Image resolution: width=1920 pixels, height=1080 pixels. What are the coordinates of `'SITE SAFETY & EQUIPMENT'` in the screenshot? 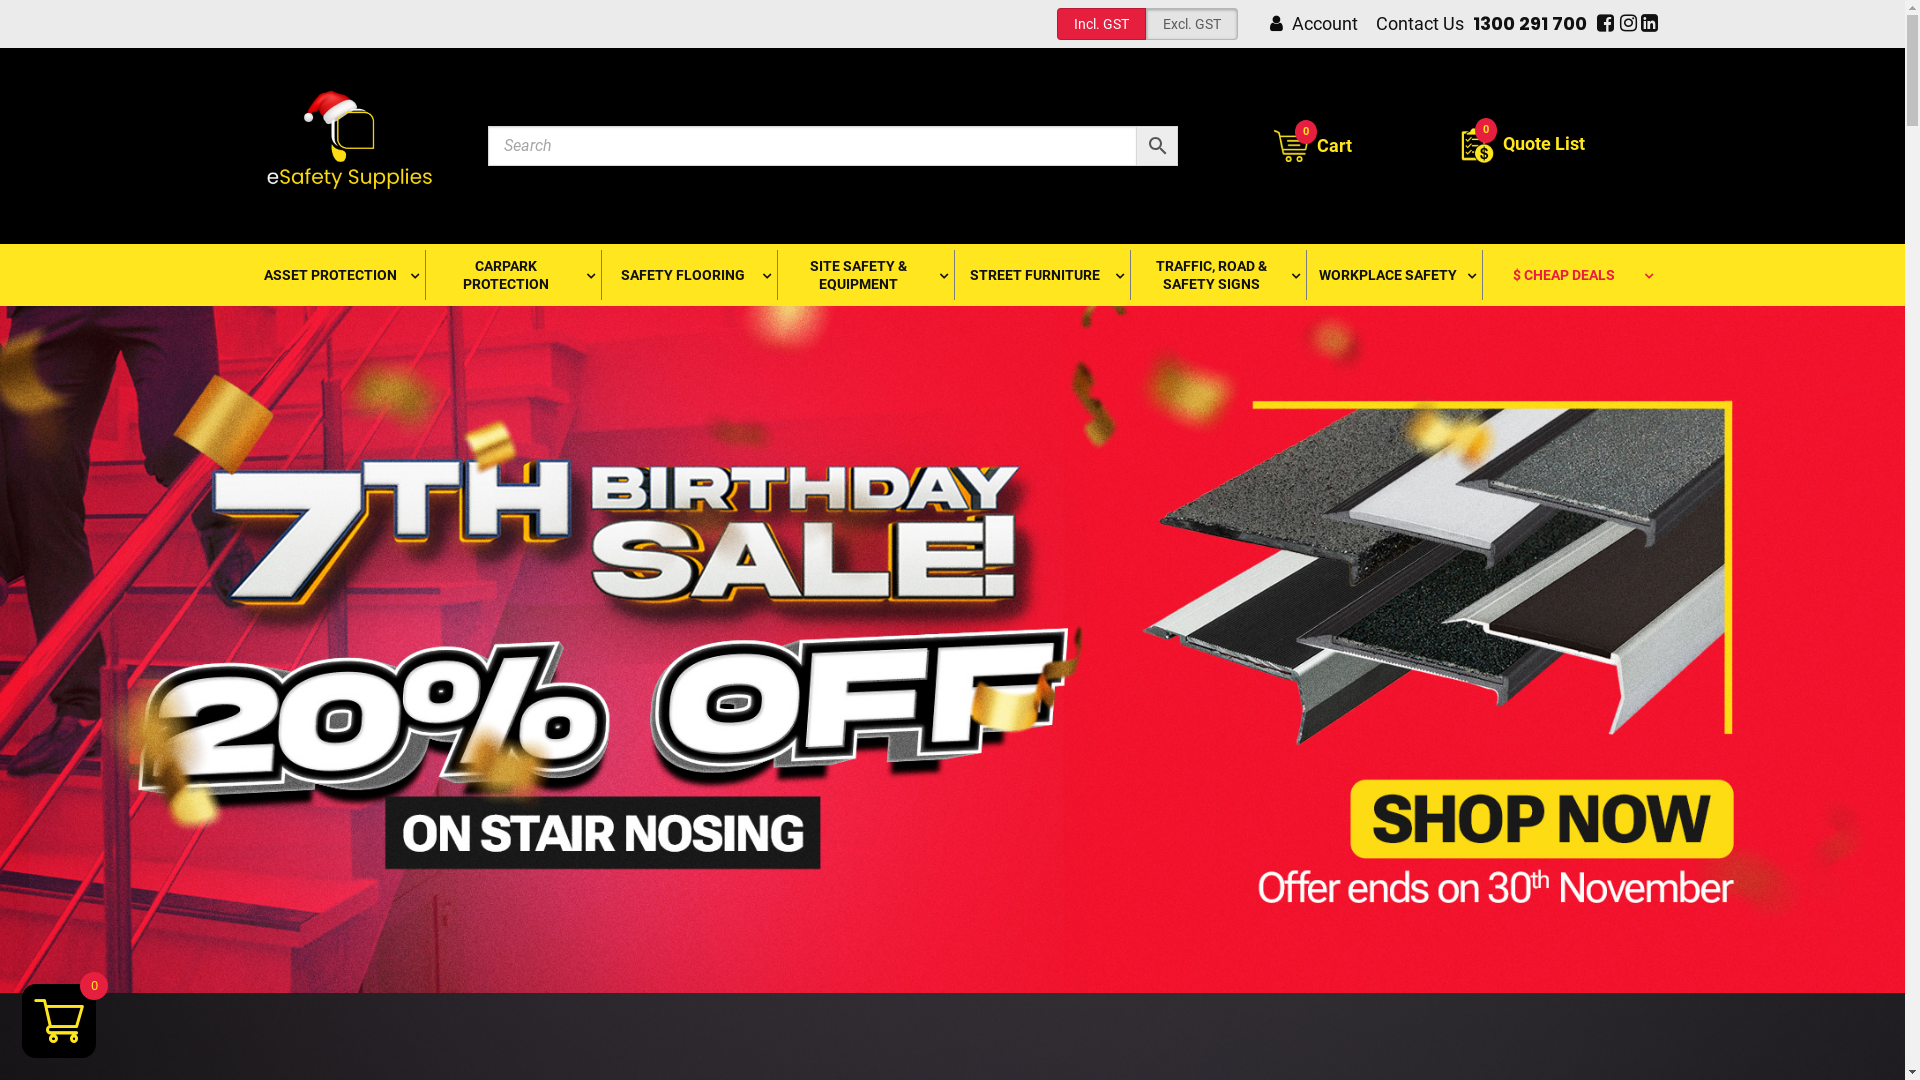 It's located at (775, 274).